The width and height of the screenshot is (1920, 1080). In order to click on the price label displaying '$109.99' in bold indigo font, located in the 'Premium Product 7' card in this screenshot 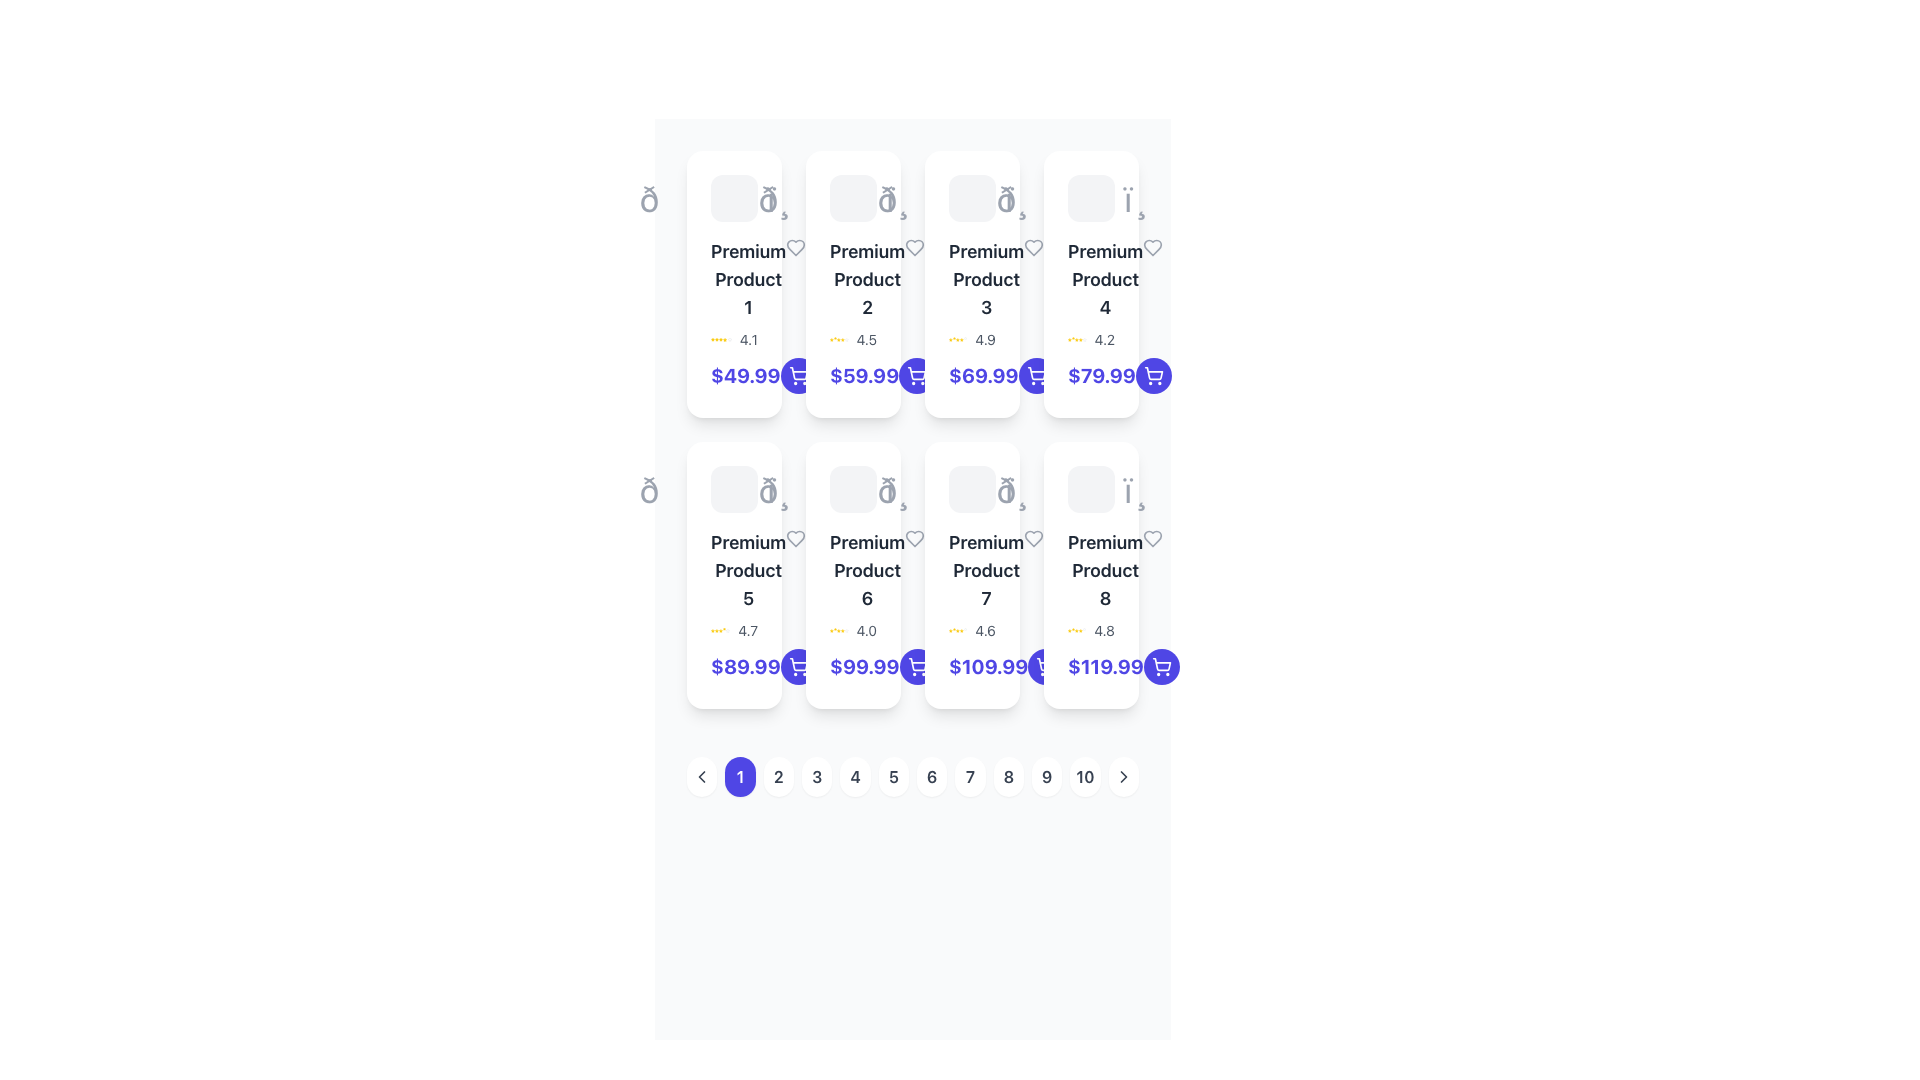, I will do `click(988, 667)`.